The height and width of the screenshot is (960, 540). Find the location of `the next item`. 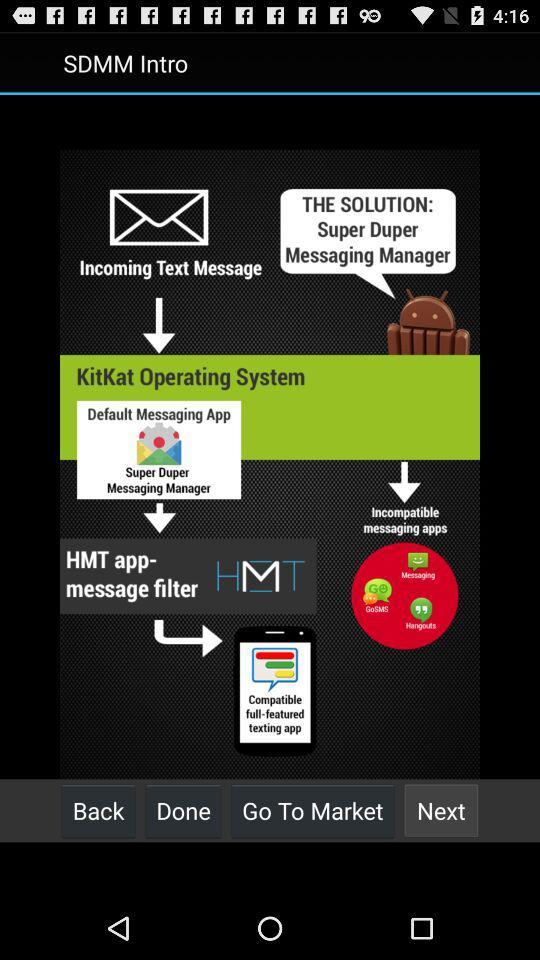

the next item is located at coordinates (441, 810).